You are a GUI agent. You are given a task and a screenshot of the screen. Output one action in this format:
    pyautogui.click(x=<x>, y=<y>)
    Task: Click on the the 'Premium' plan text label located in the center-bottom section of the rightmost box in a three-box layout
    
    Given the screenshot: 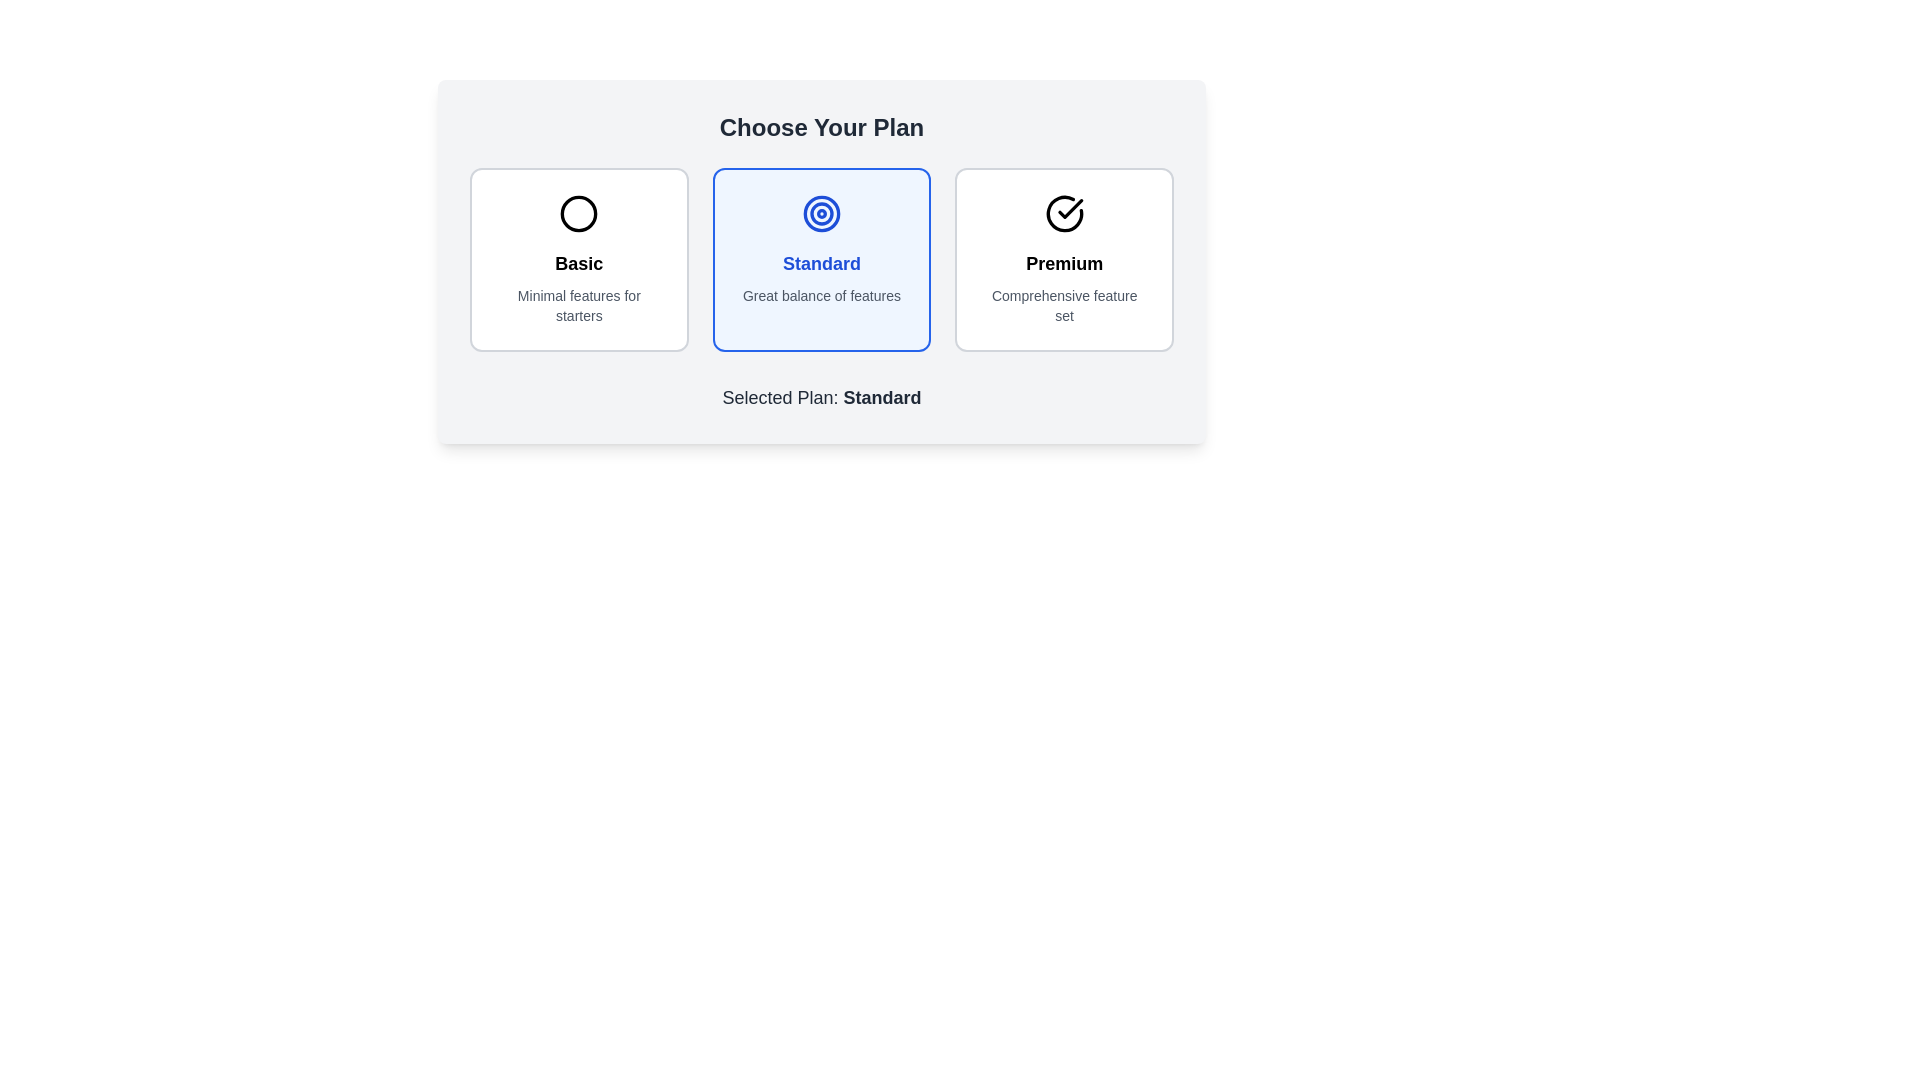 What is the action you would take?
    pyautogui.click(x=1063, y=262)
    